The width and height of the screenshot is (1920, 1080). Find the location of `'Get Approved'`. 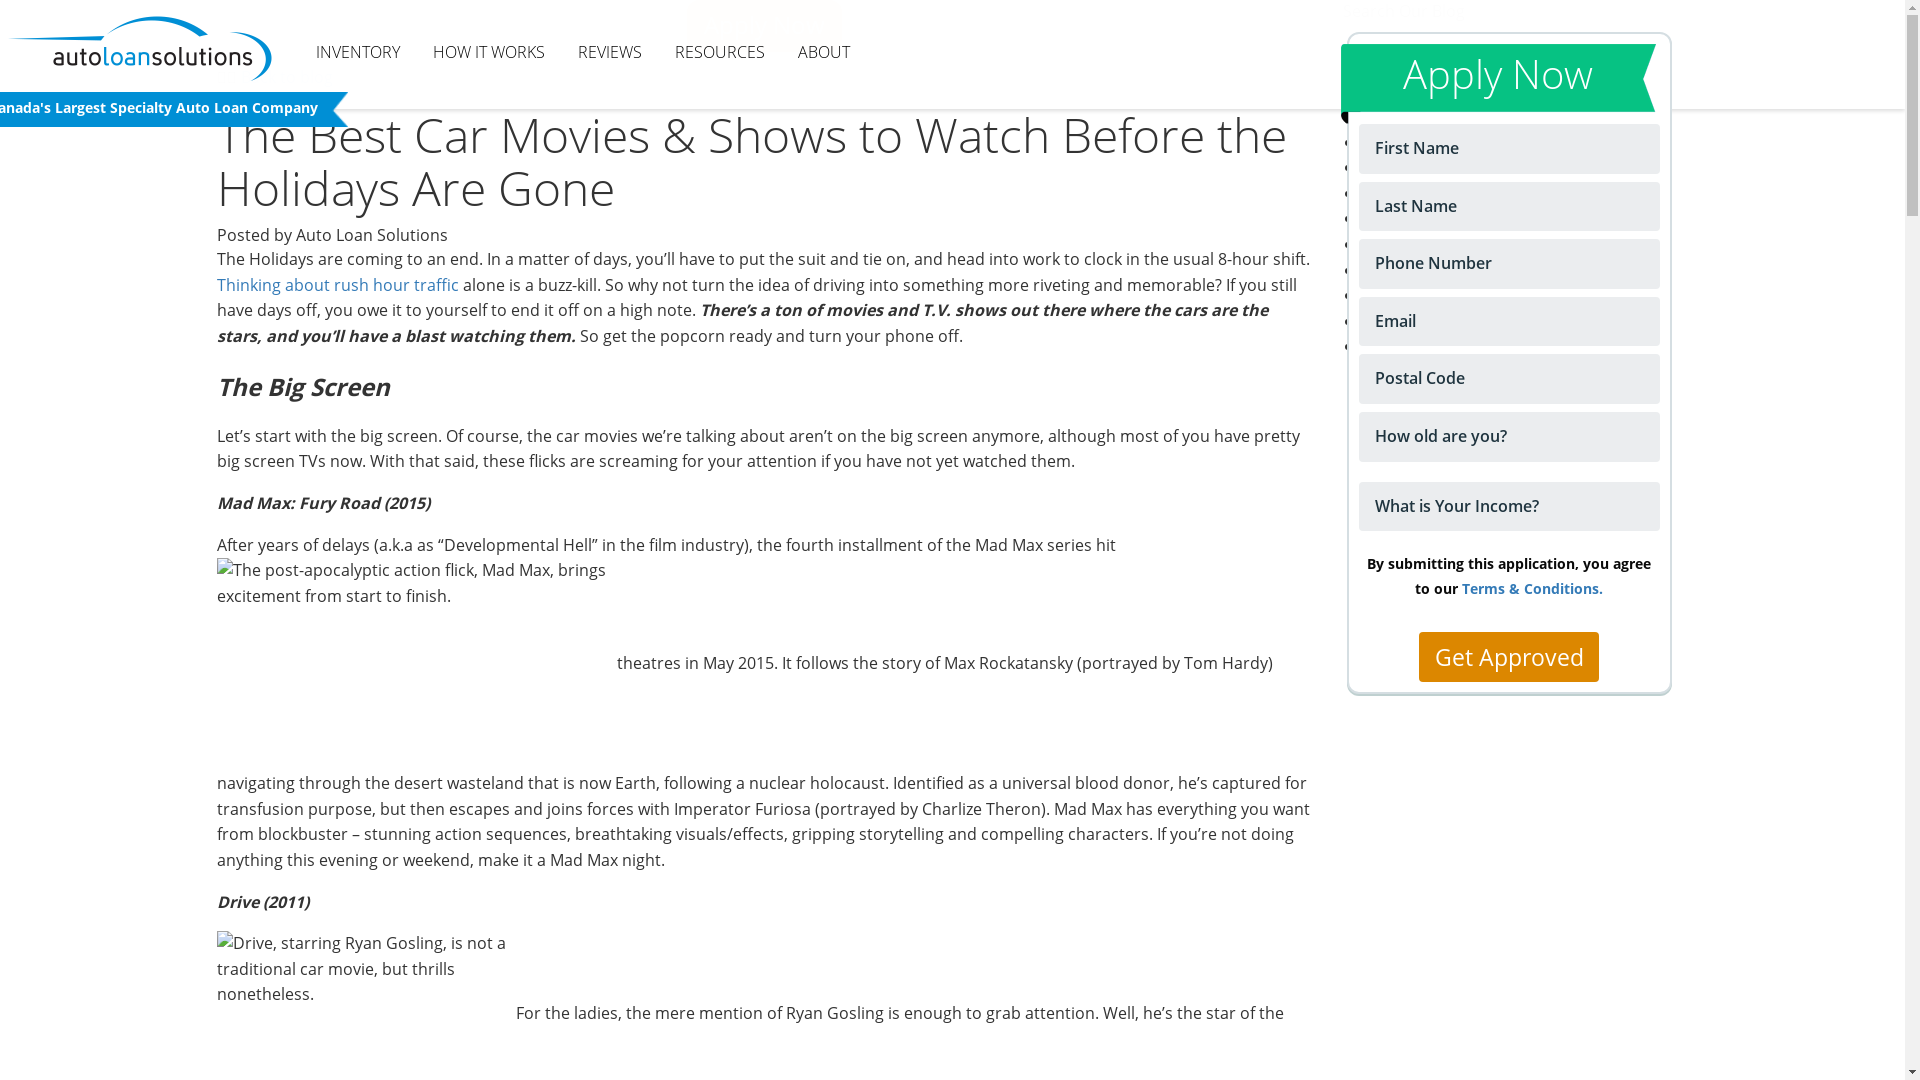

'Get Approved' is located at coordinates (1508, 656).